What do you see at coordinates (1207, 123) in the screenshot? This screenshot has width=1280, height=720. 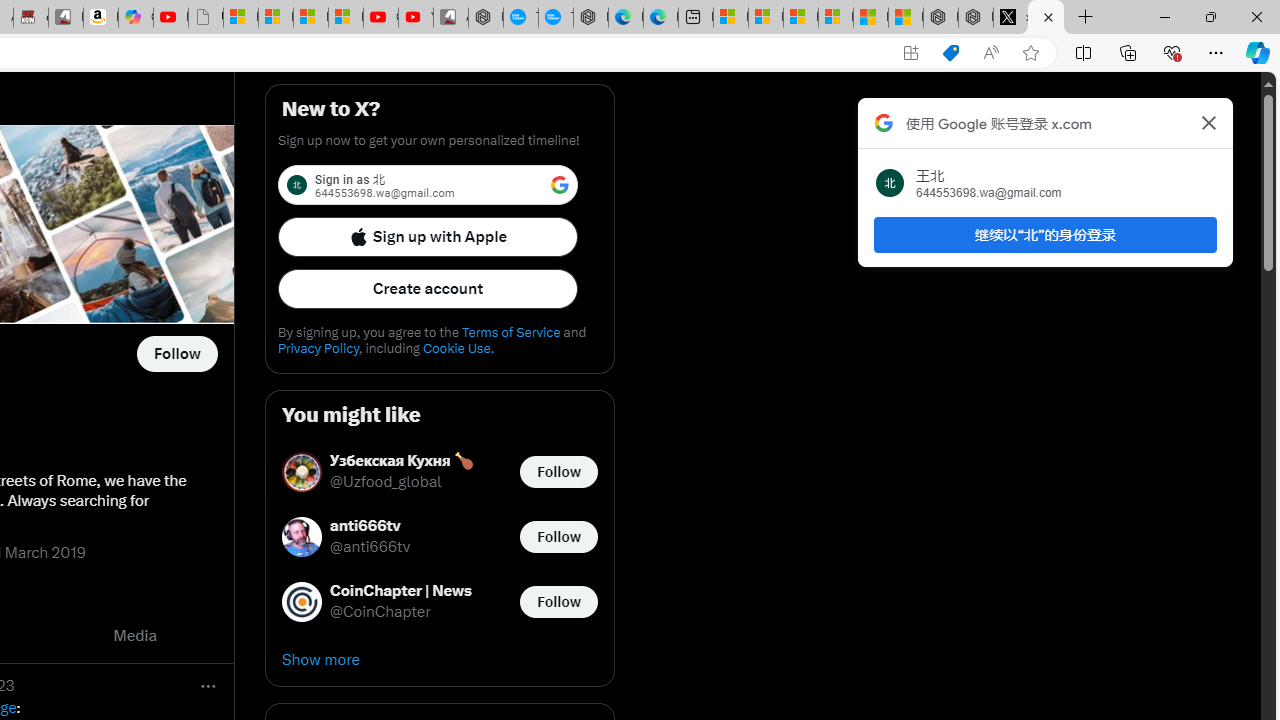 I see `'Class: Bz112c Bz112c-r9oPif'` at bounding box center [1207, 123].